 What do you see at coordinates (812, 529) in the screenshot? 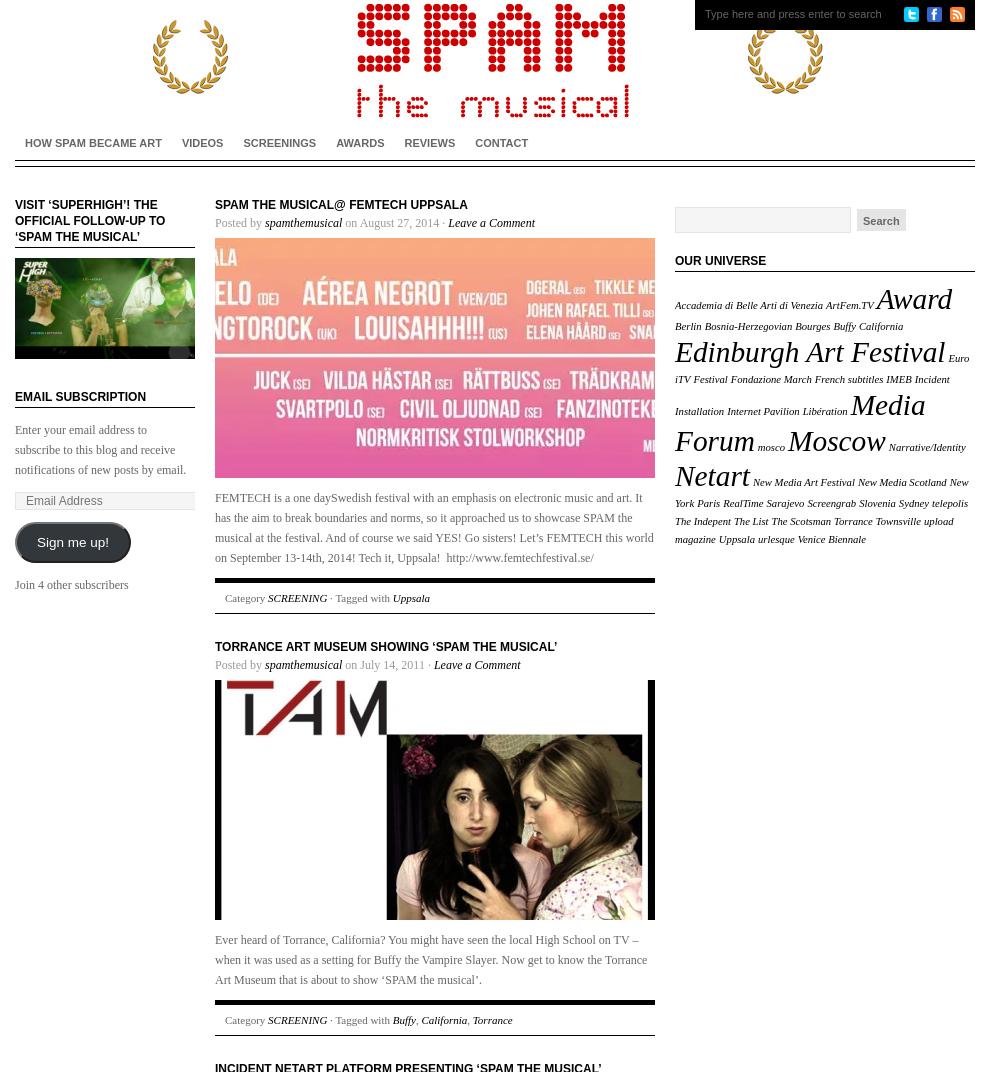
I see `'upload magazine'` at bounding box center [812, 529].